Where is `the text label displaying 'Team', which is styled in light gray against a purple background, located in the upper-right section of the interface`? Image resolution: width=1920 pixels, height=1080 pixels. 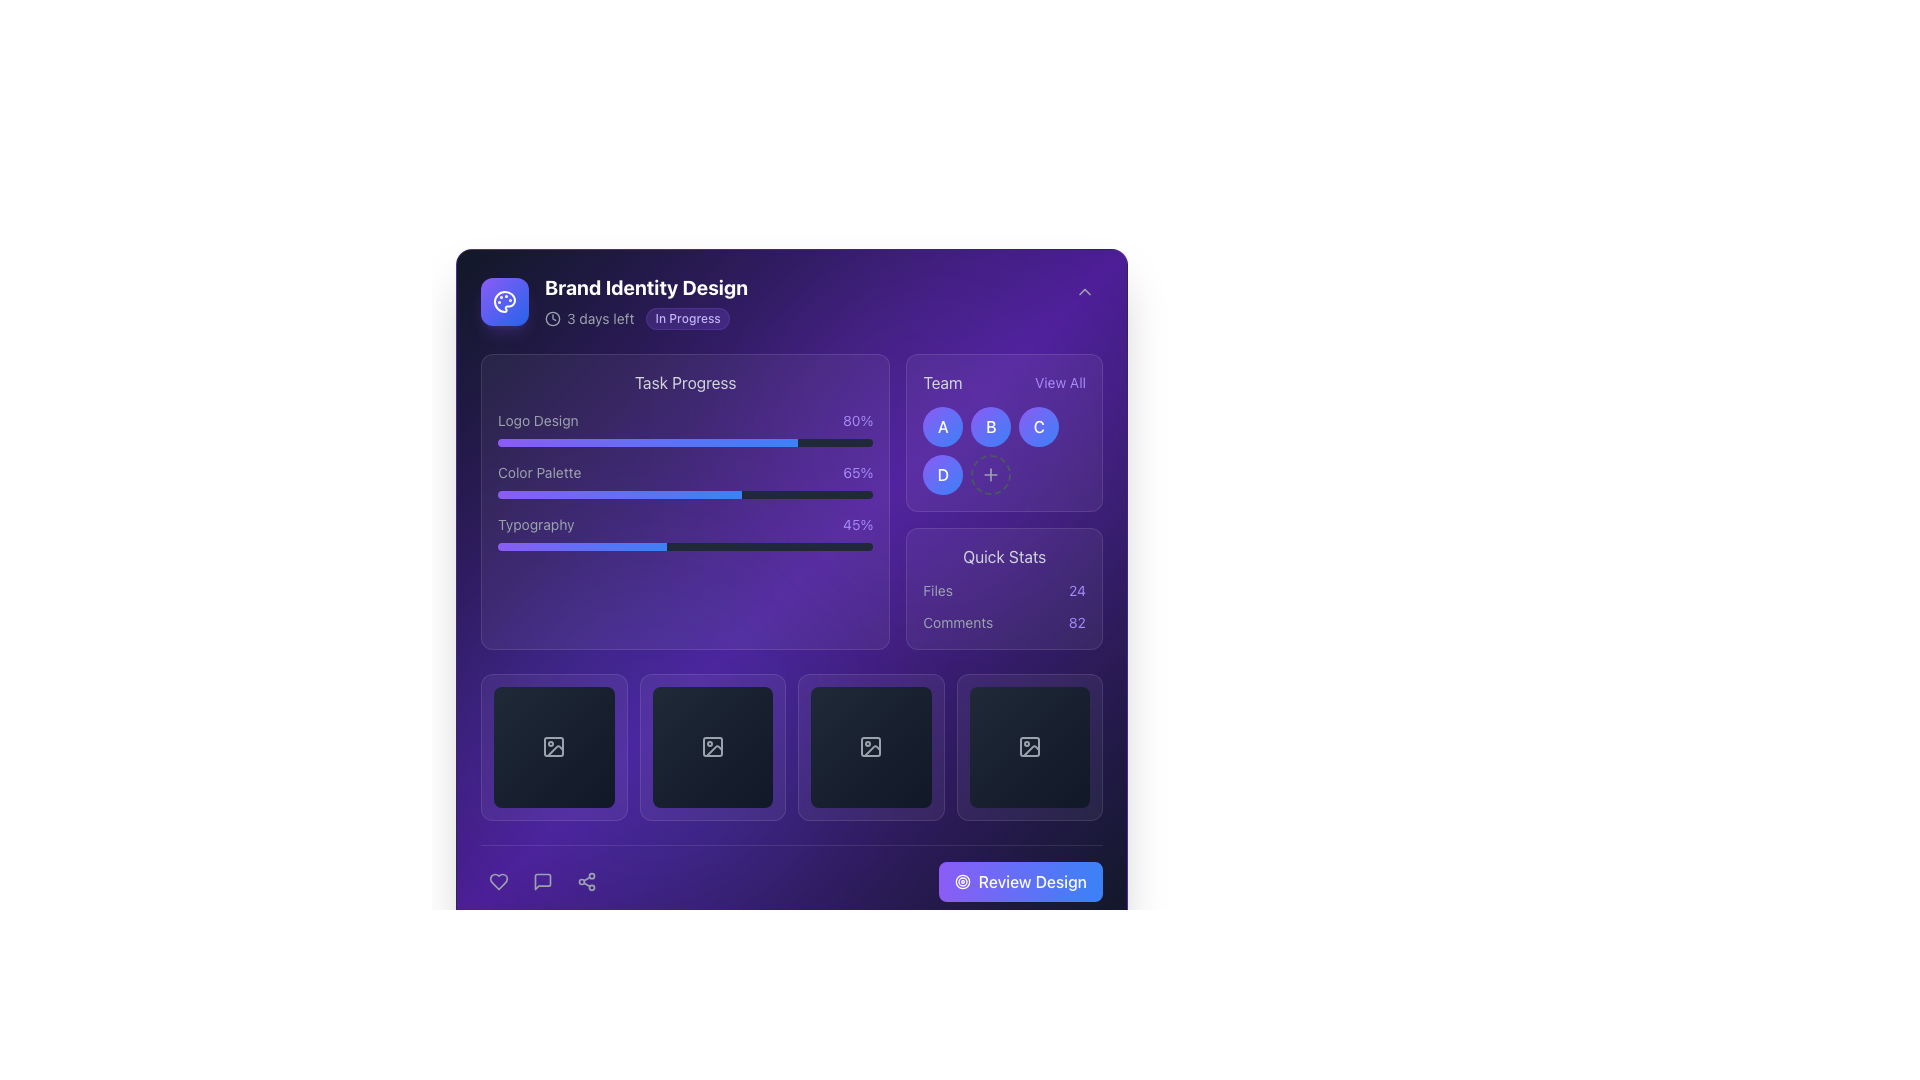
the text label displaying 'Team', which is styled in light gray against a purple background, located in the upper-right section of the interface is located at coordinates (941, 382).